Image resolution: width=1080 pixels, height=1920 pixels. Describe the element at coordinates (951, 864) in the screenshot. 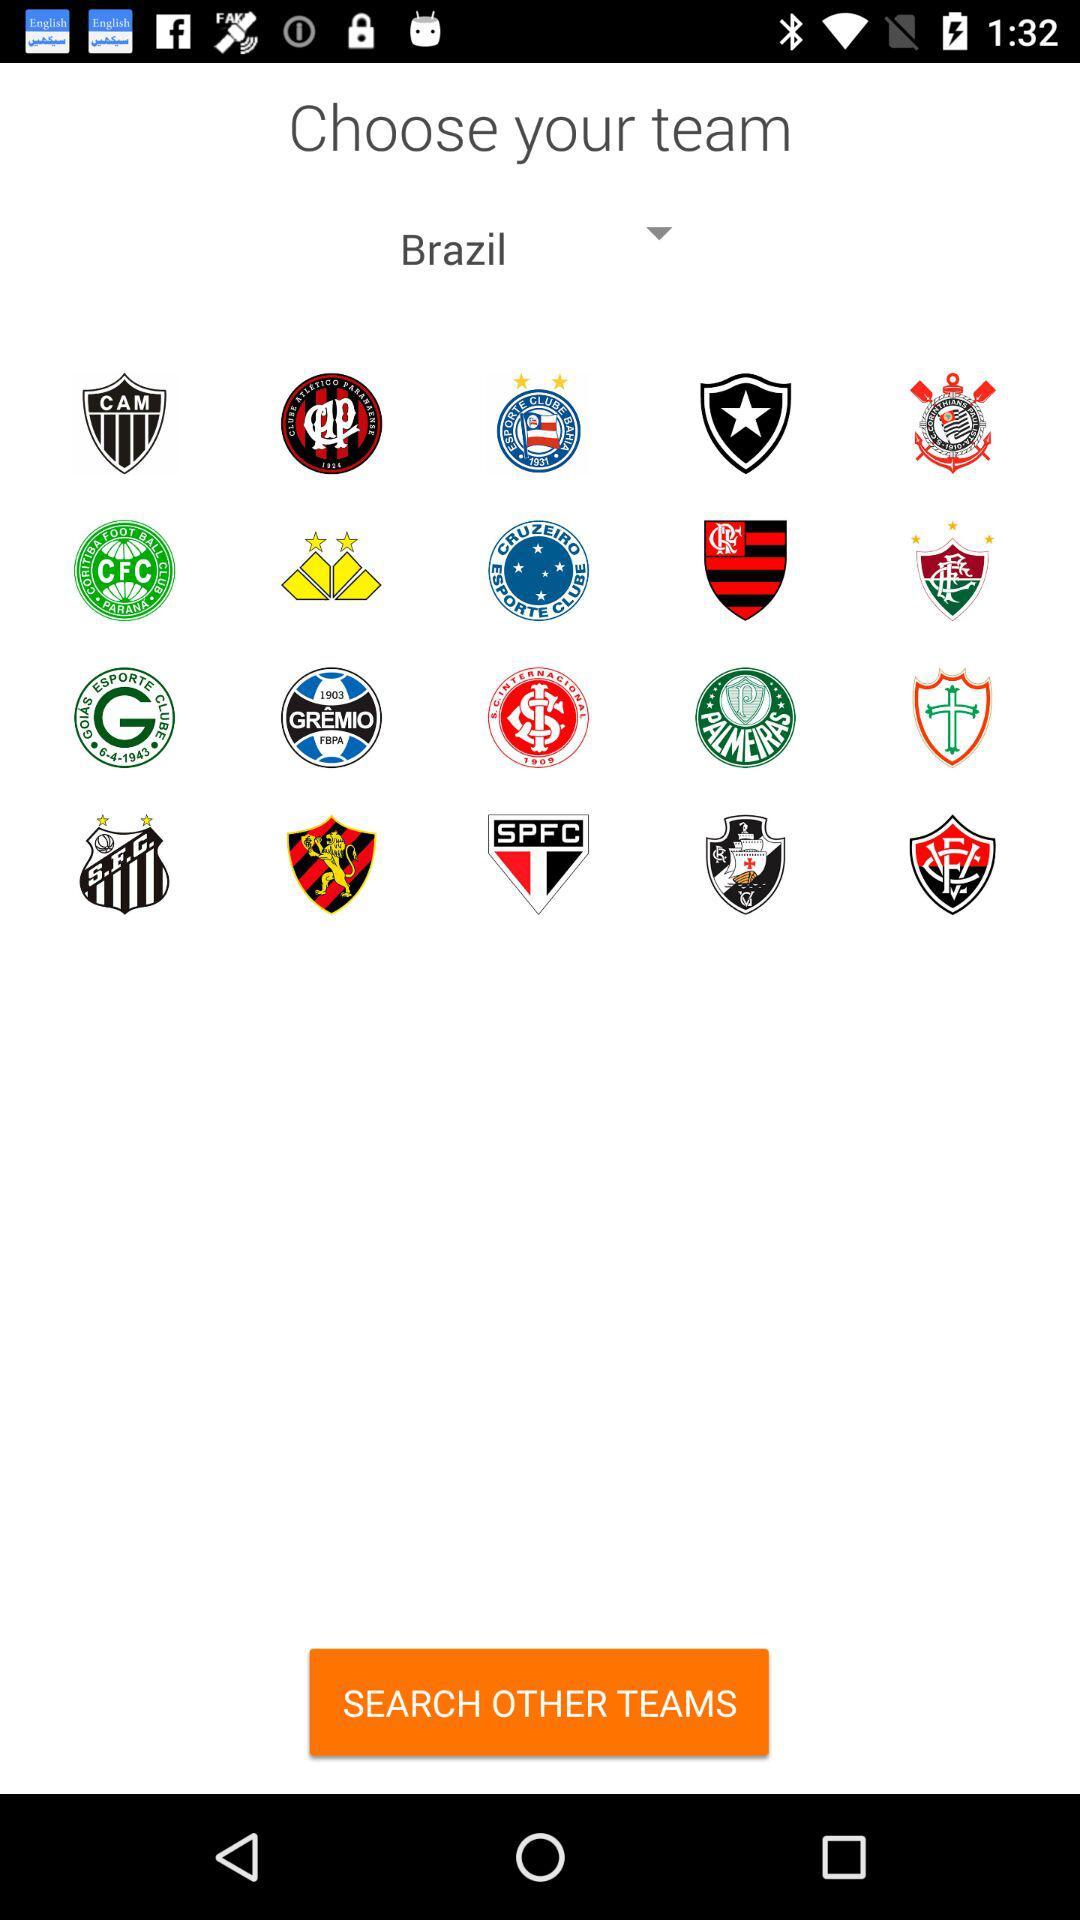

I see `esporte clube vitria` at that location.